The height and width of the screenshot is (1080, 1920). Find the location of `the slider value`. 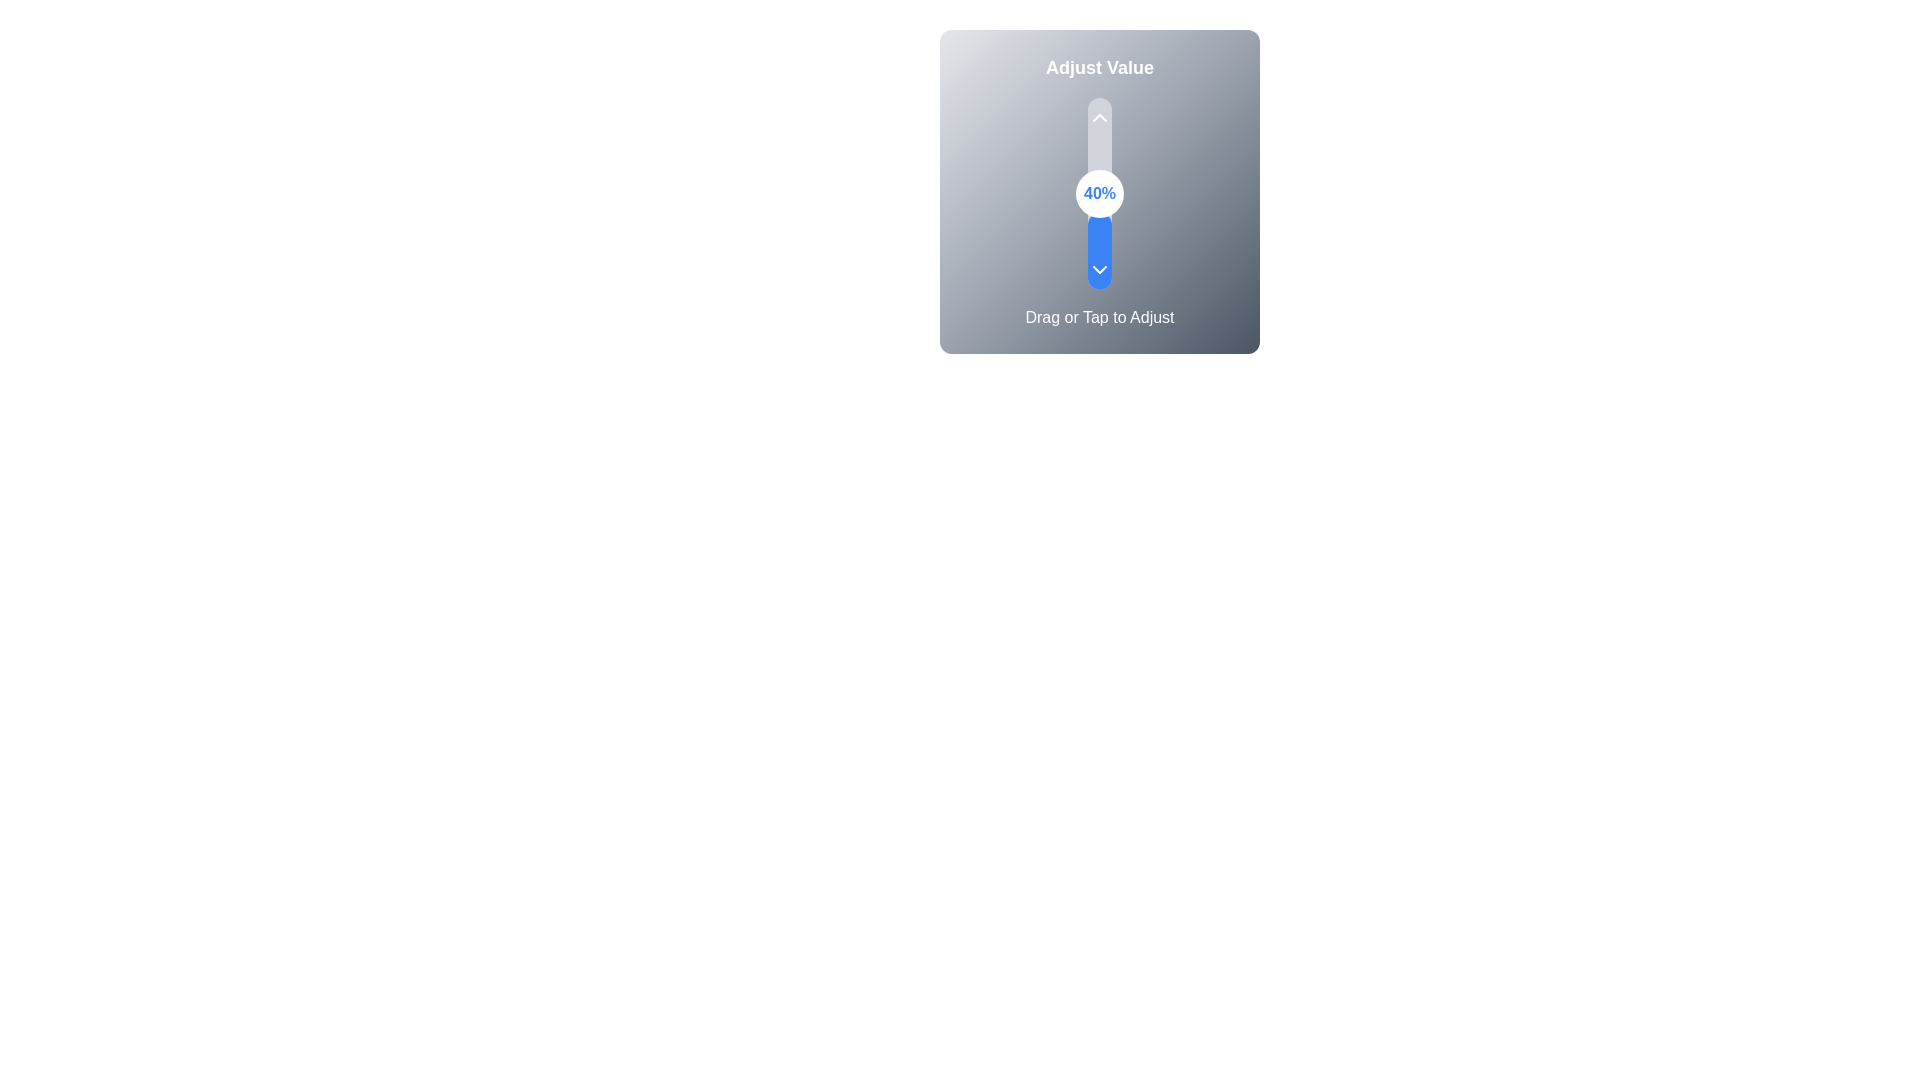

the slider value is located at coordinates (1098, 239).